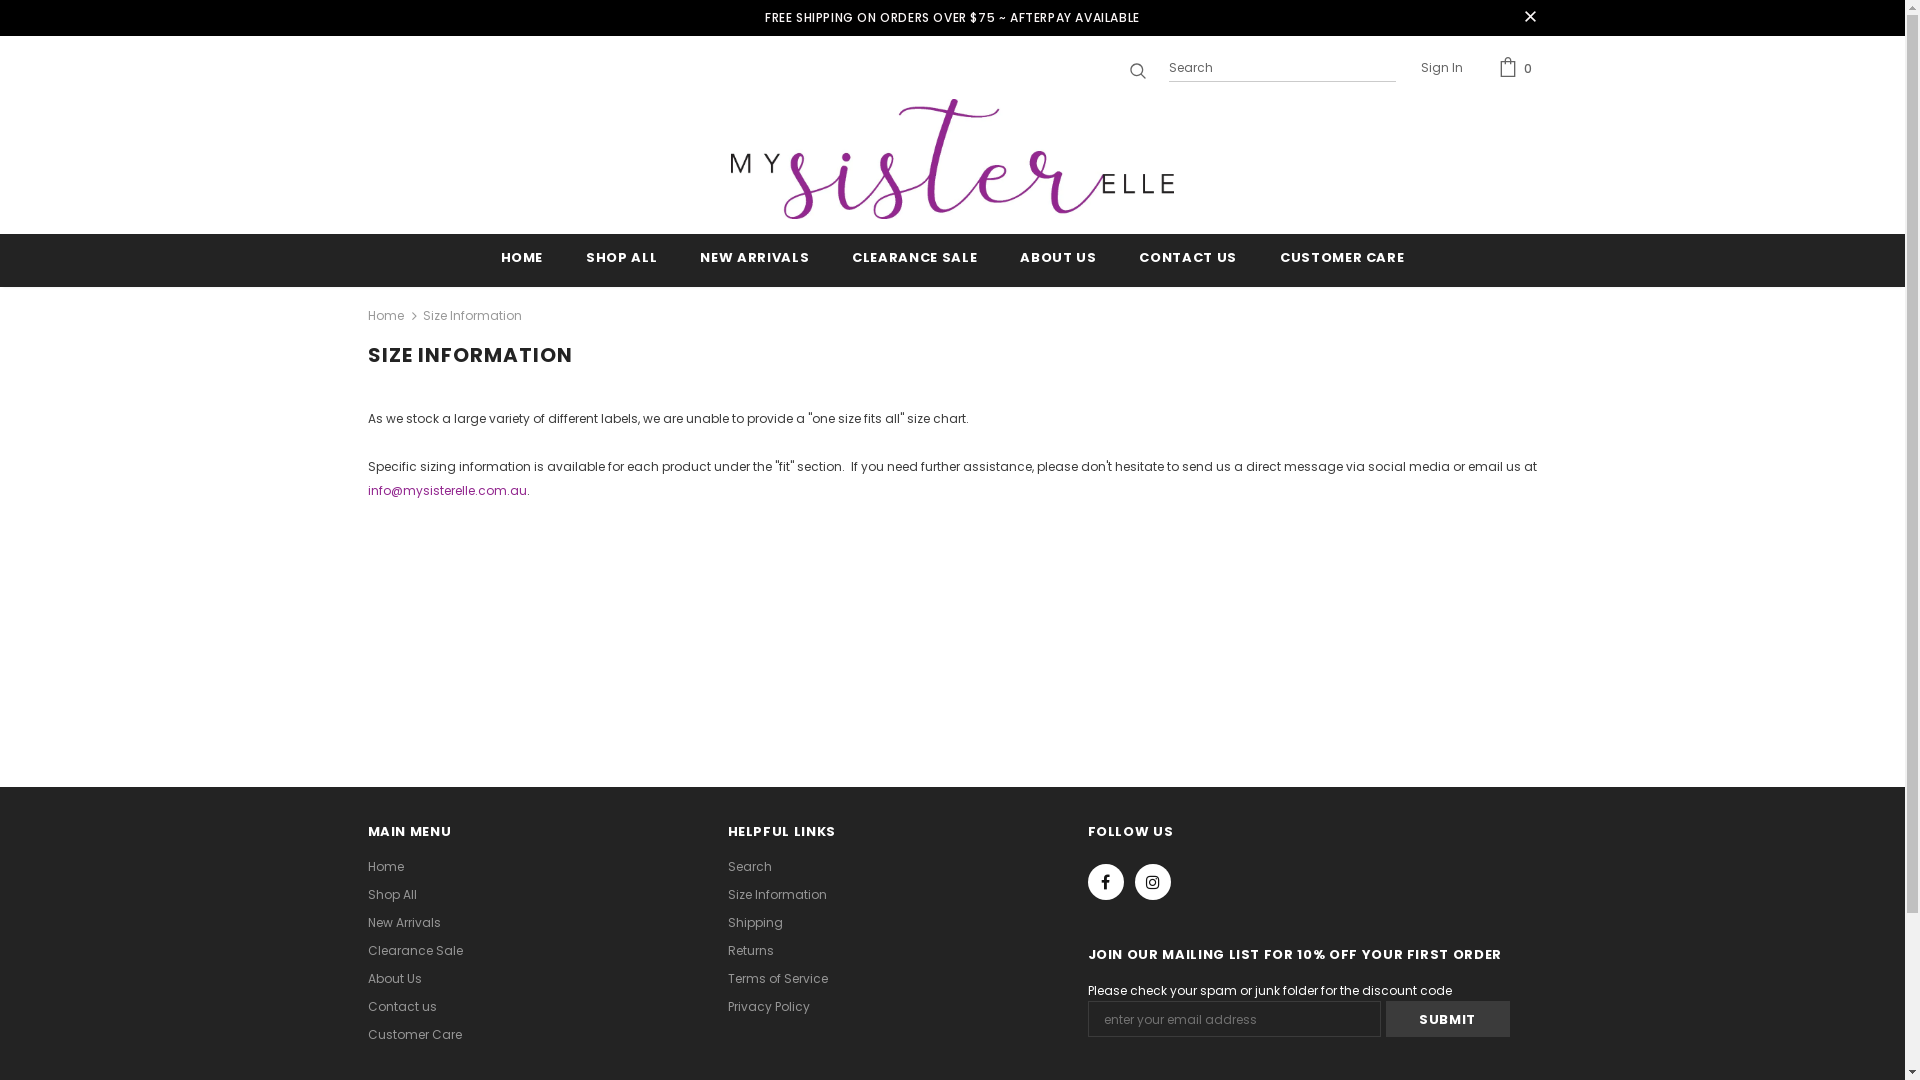 This screenshot has width=1920, height=1080. I want to click on 'Submit', so click(1385, 1018).